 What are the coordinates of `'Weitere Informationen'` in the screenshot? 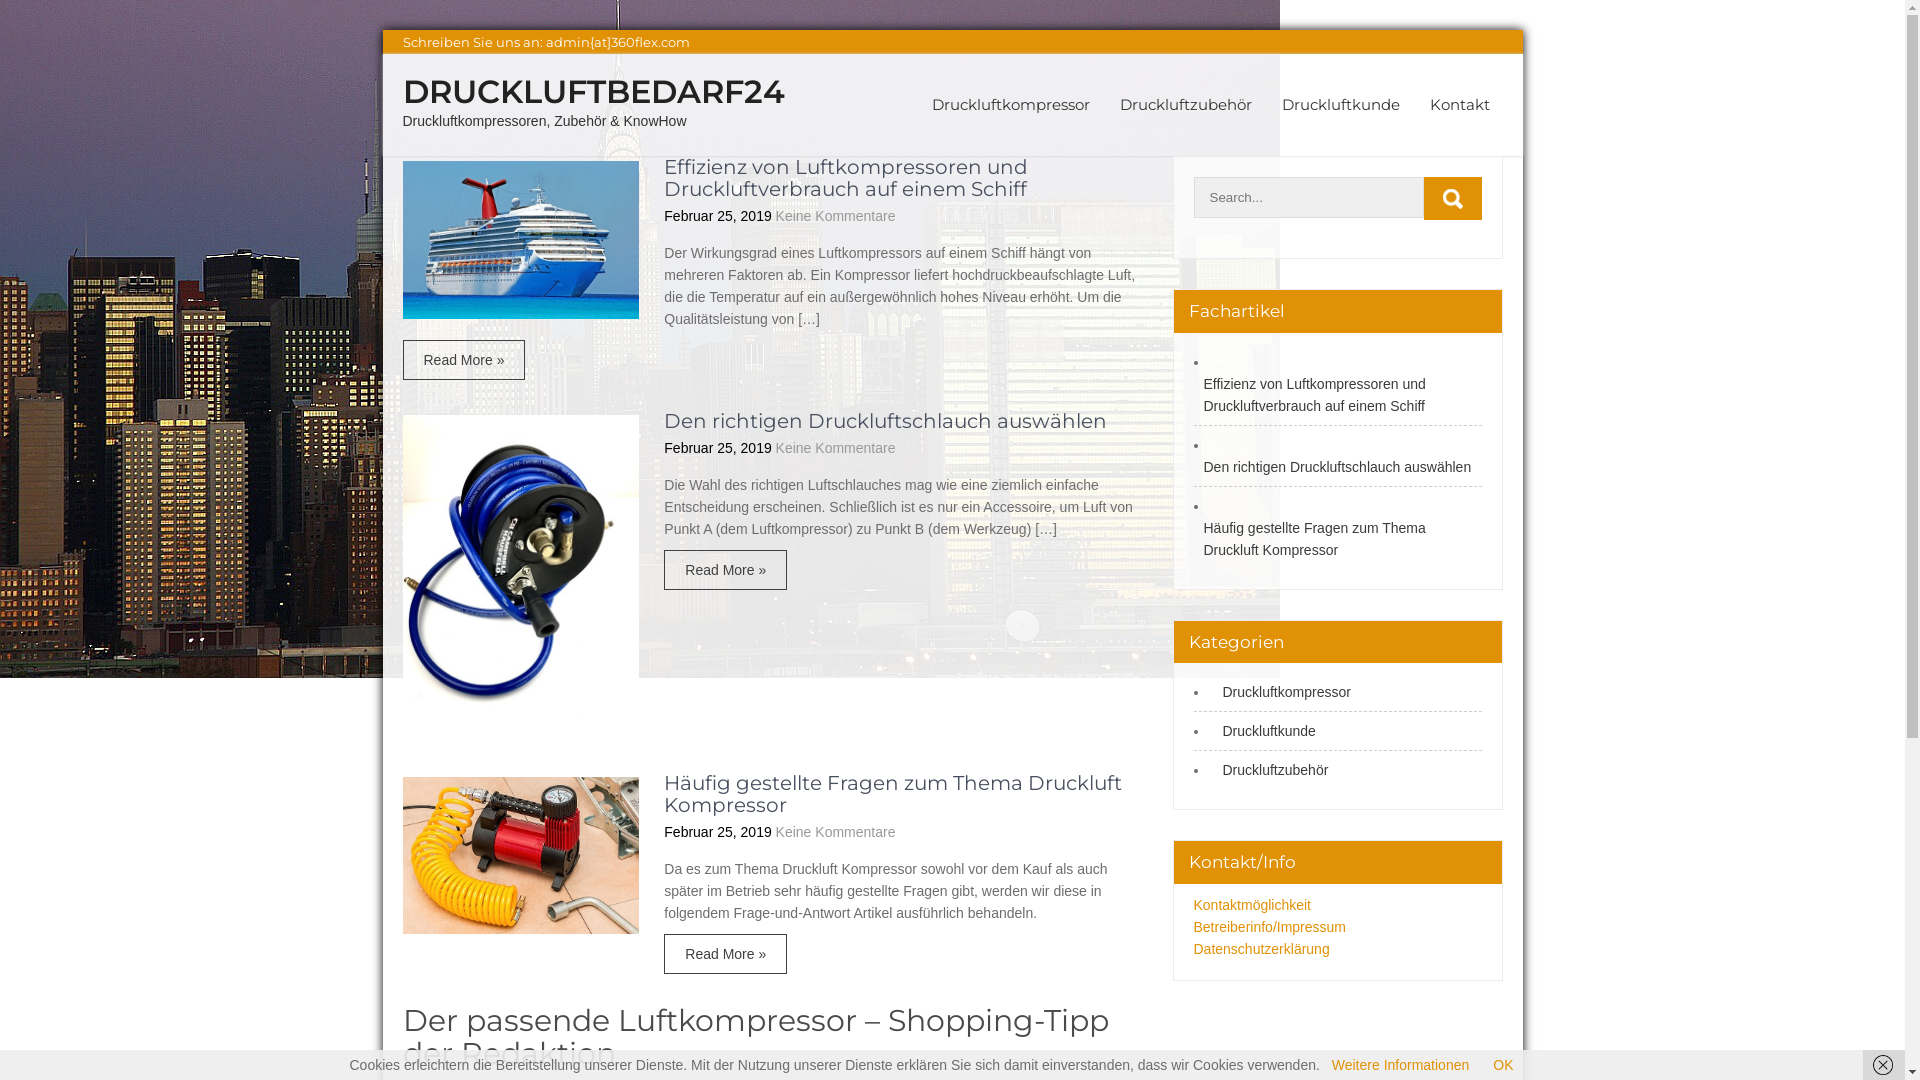 It's located at (1399, 1063).